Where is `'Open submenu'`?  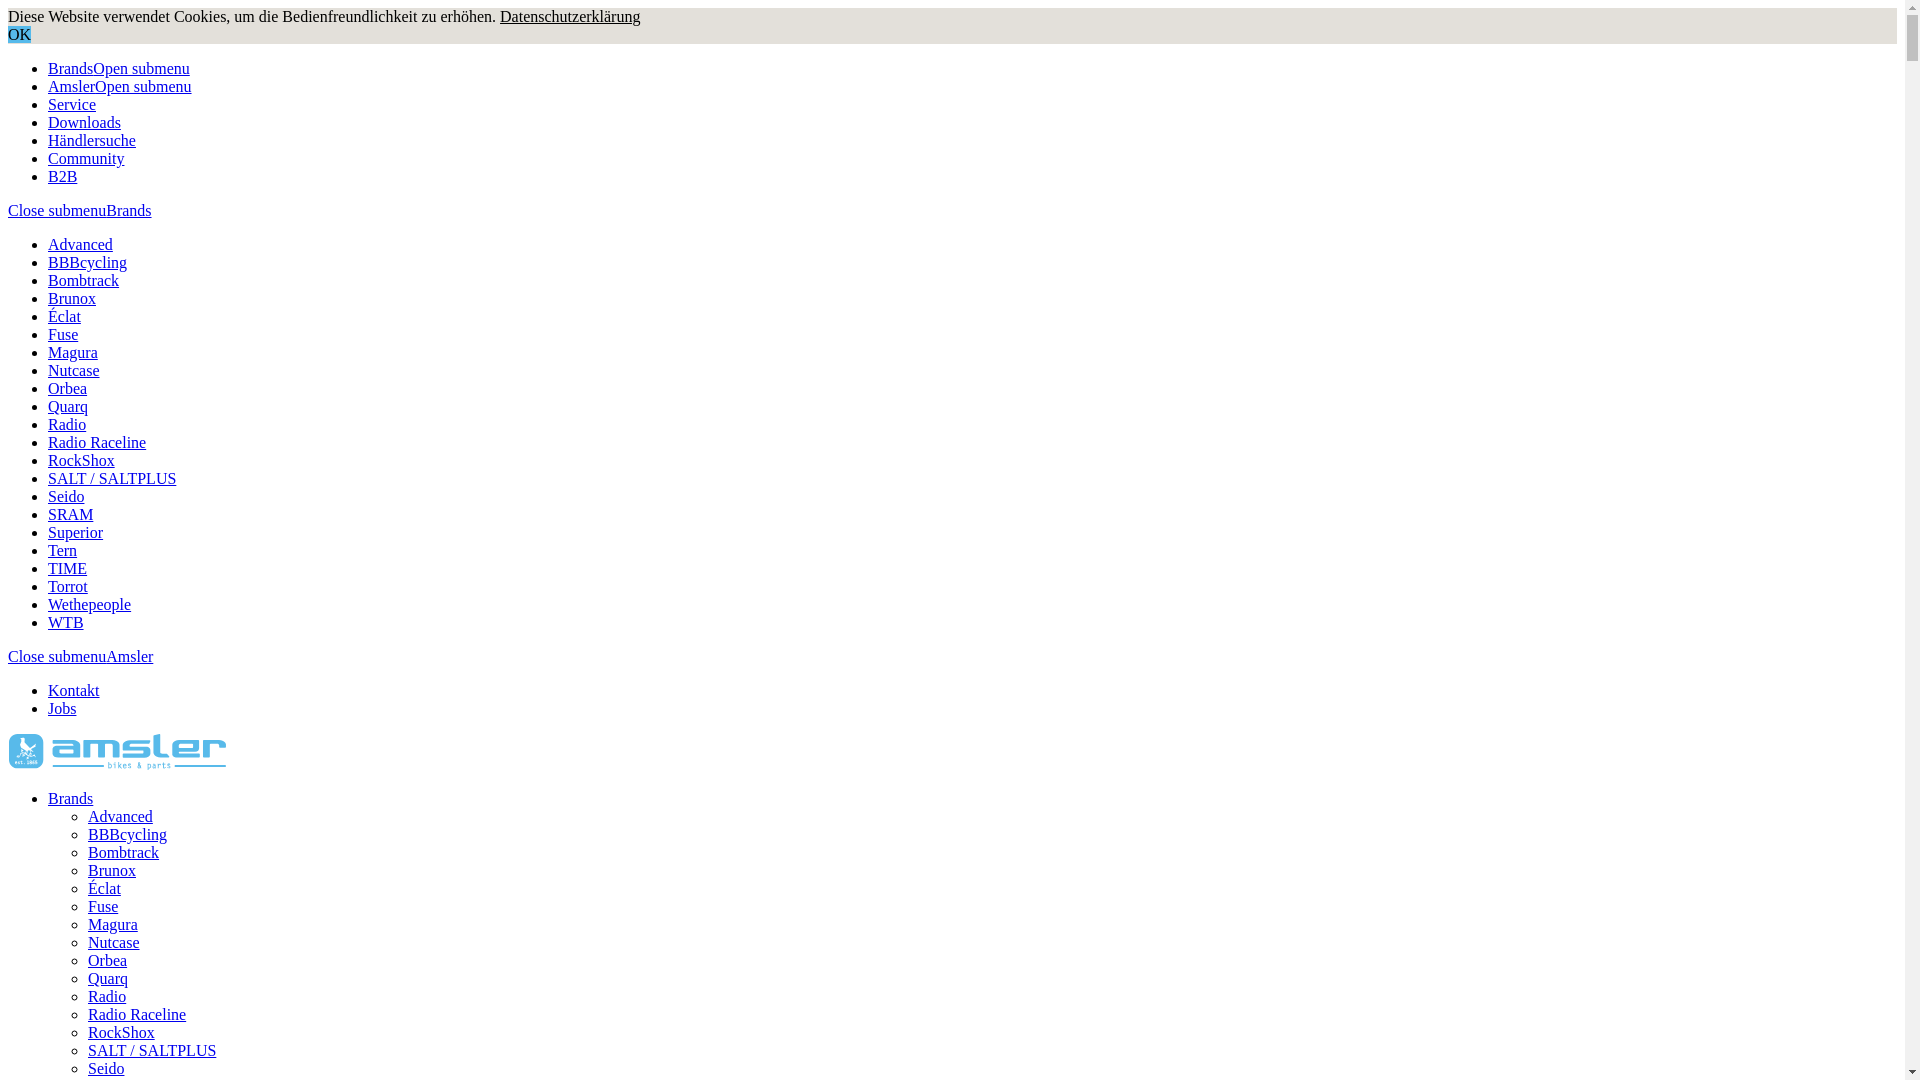 'Open submenu' is located at coordinates (139, 67).